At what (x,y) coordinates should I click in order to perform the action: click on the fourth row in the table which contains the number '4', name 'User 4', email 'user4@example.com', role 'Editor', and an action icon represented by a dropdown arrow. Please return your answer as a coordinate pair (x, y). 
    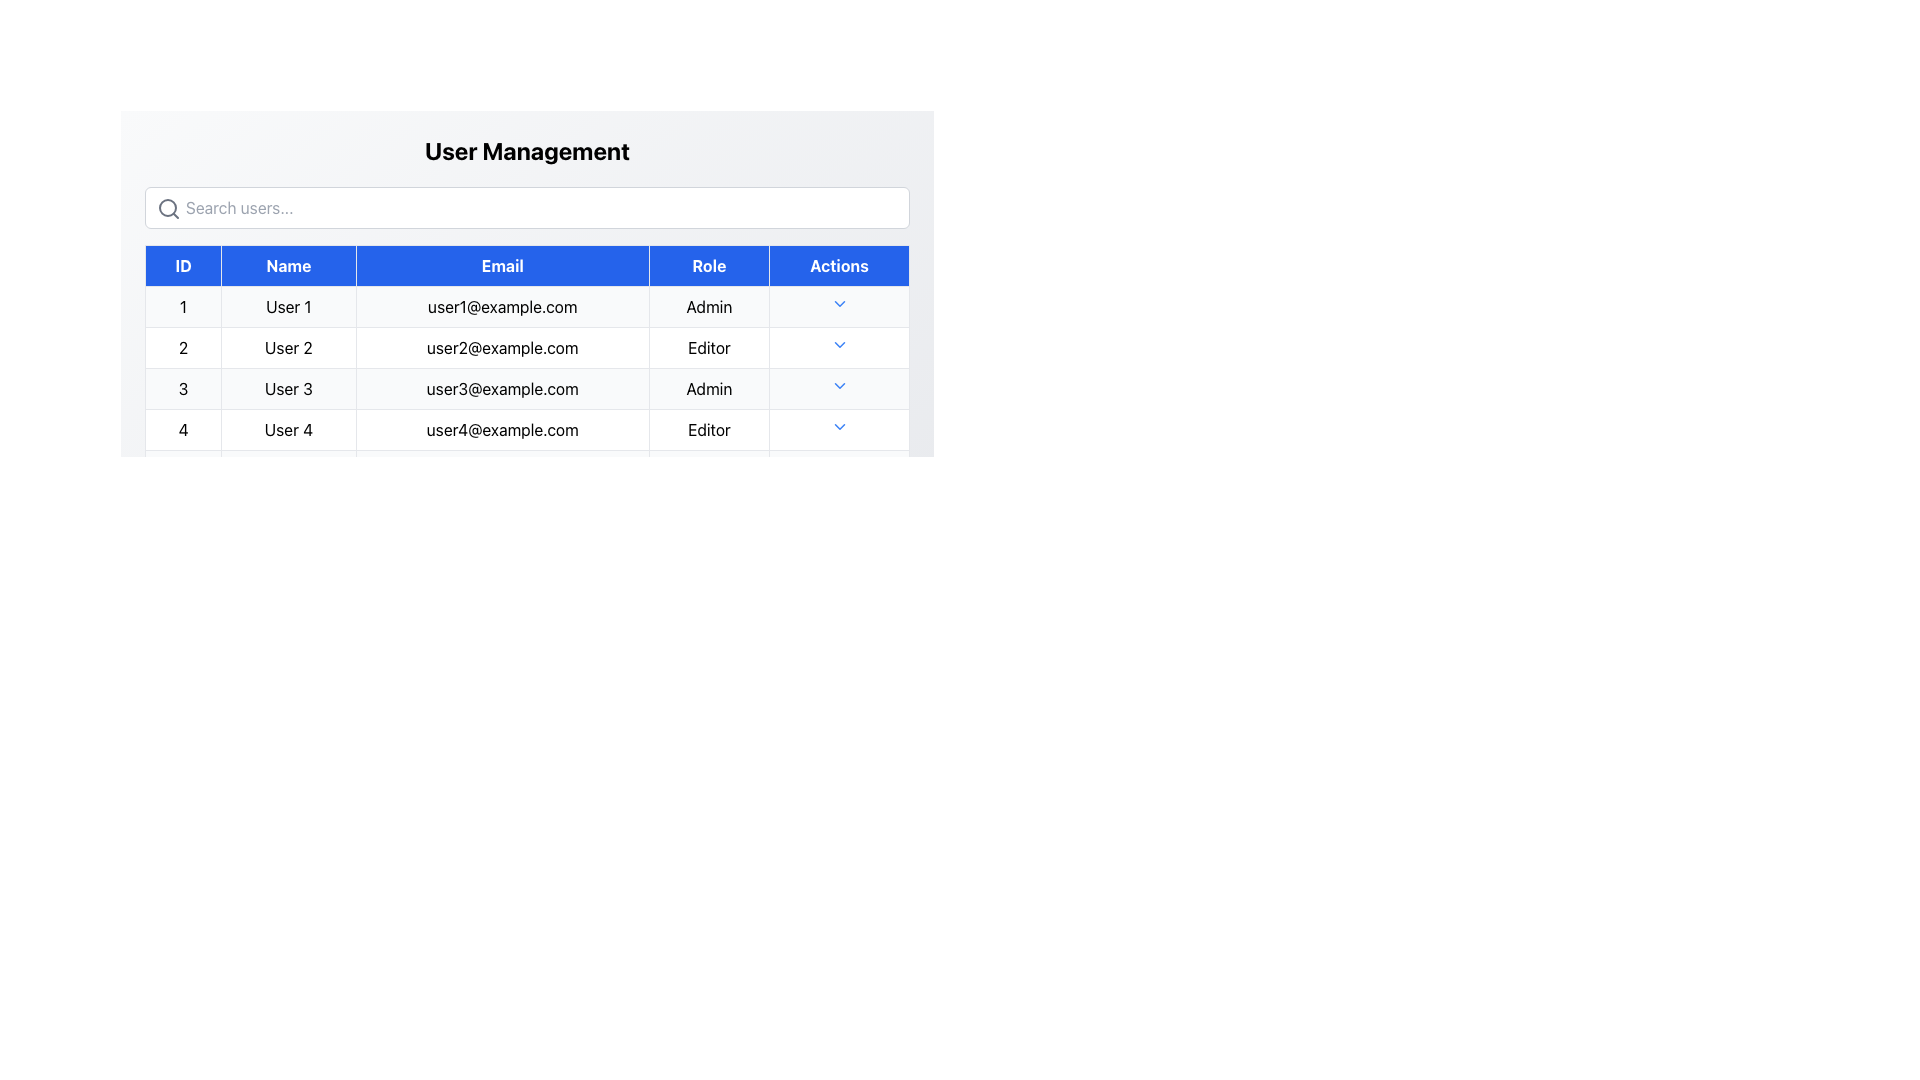
    Looking at the image, I should click on (527, 428).